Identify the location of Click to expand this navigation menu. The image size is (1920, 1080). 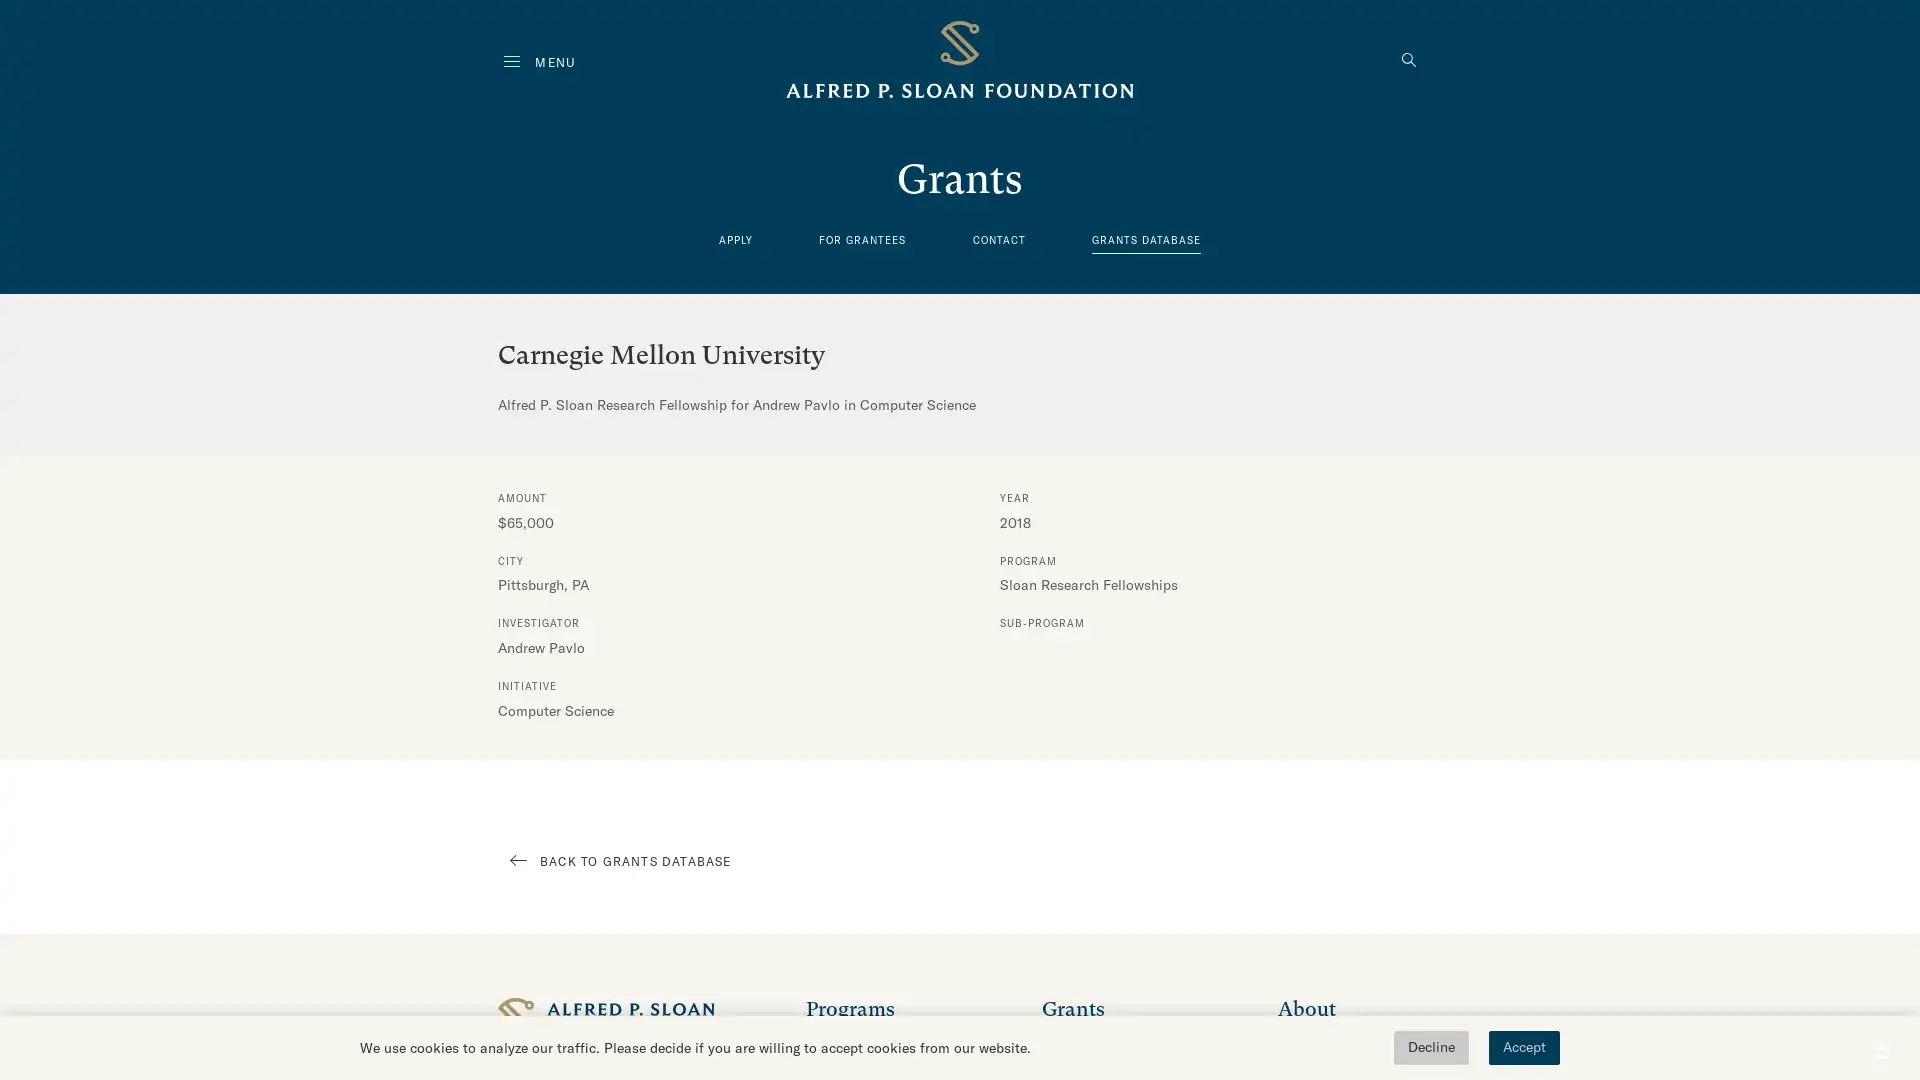
(786, 1043).